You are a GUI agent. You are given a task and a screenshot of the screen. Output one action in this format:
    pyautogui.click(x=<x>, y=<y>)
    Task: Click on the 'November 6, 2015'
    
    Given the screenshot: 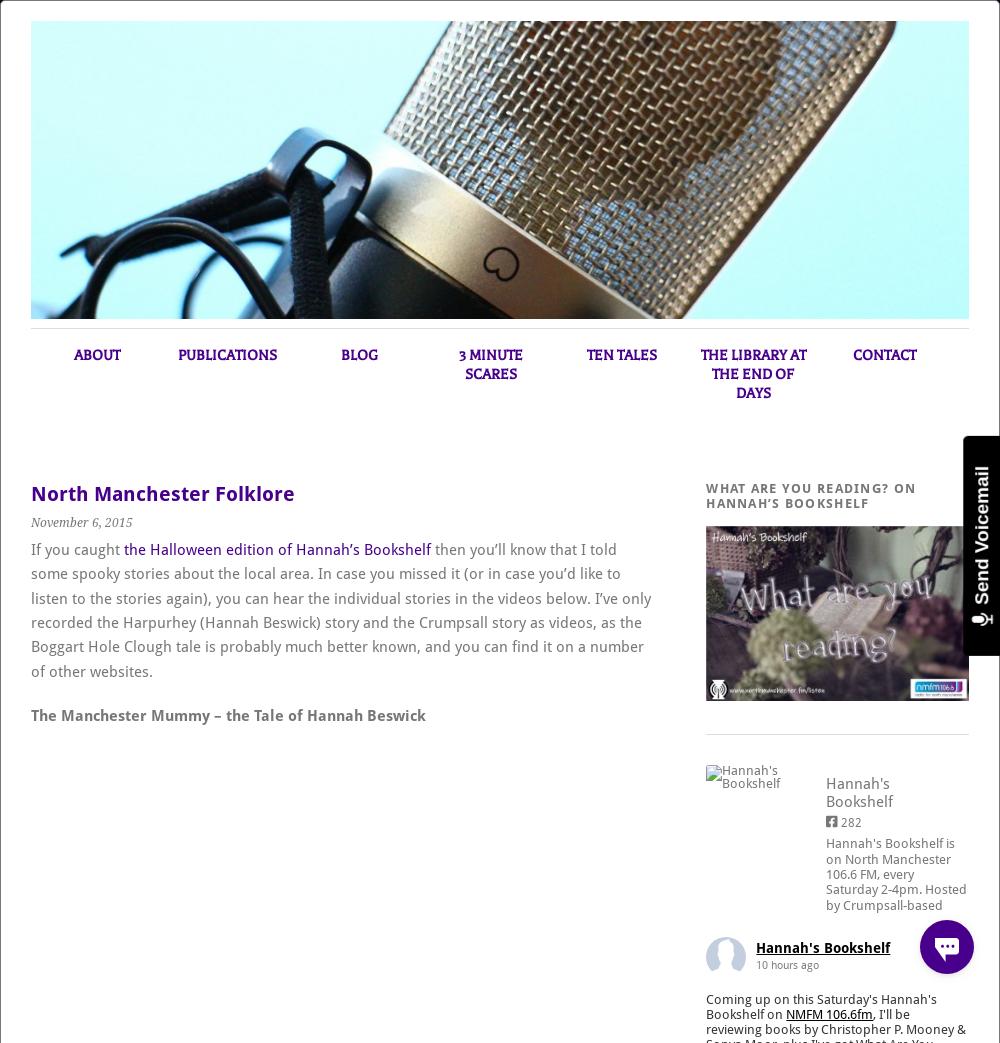 What is the action you would take?
    pyautogui.click(x=81, y=522)
    